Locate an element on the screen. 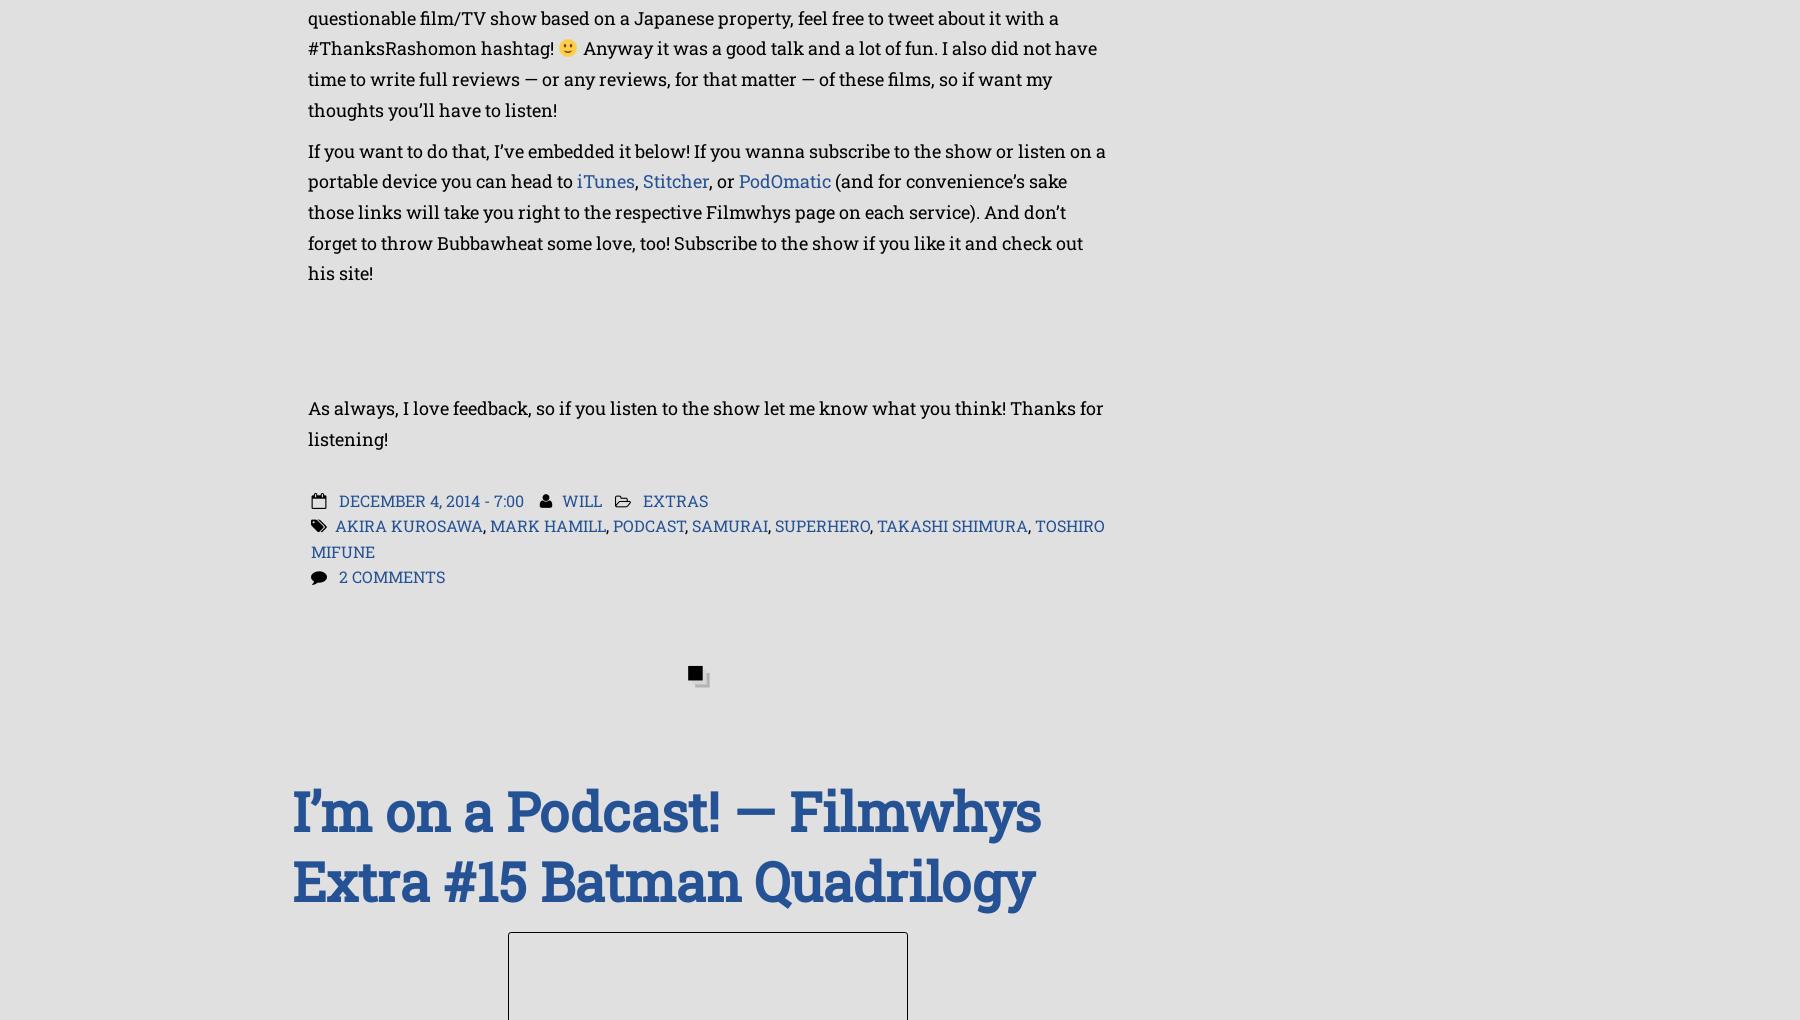 The height and width of the screenshot is (1020, 1800). 'If you want to do that, I’ve embedded it below! If you wanna subscribe to the show or listen on a portable device you can head to' is located at coordinates (706, 165).